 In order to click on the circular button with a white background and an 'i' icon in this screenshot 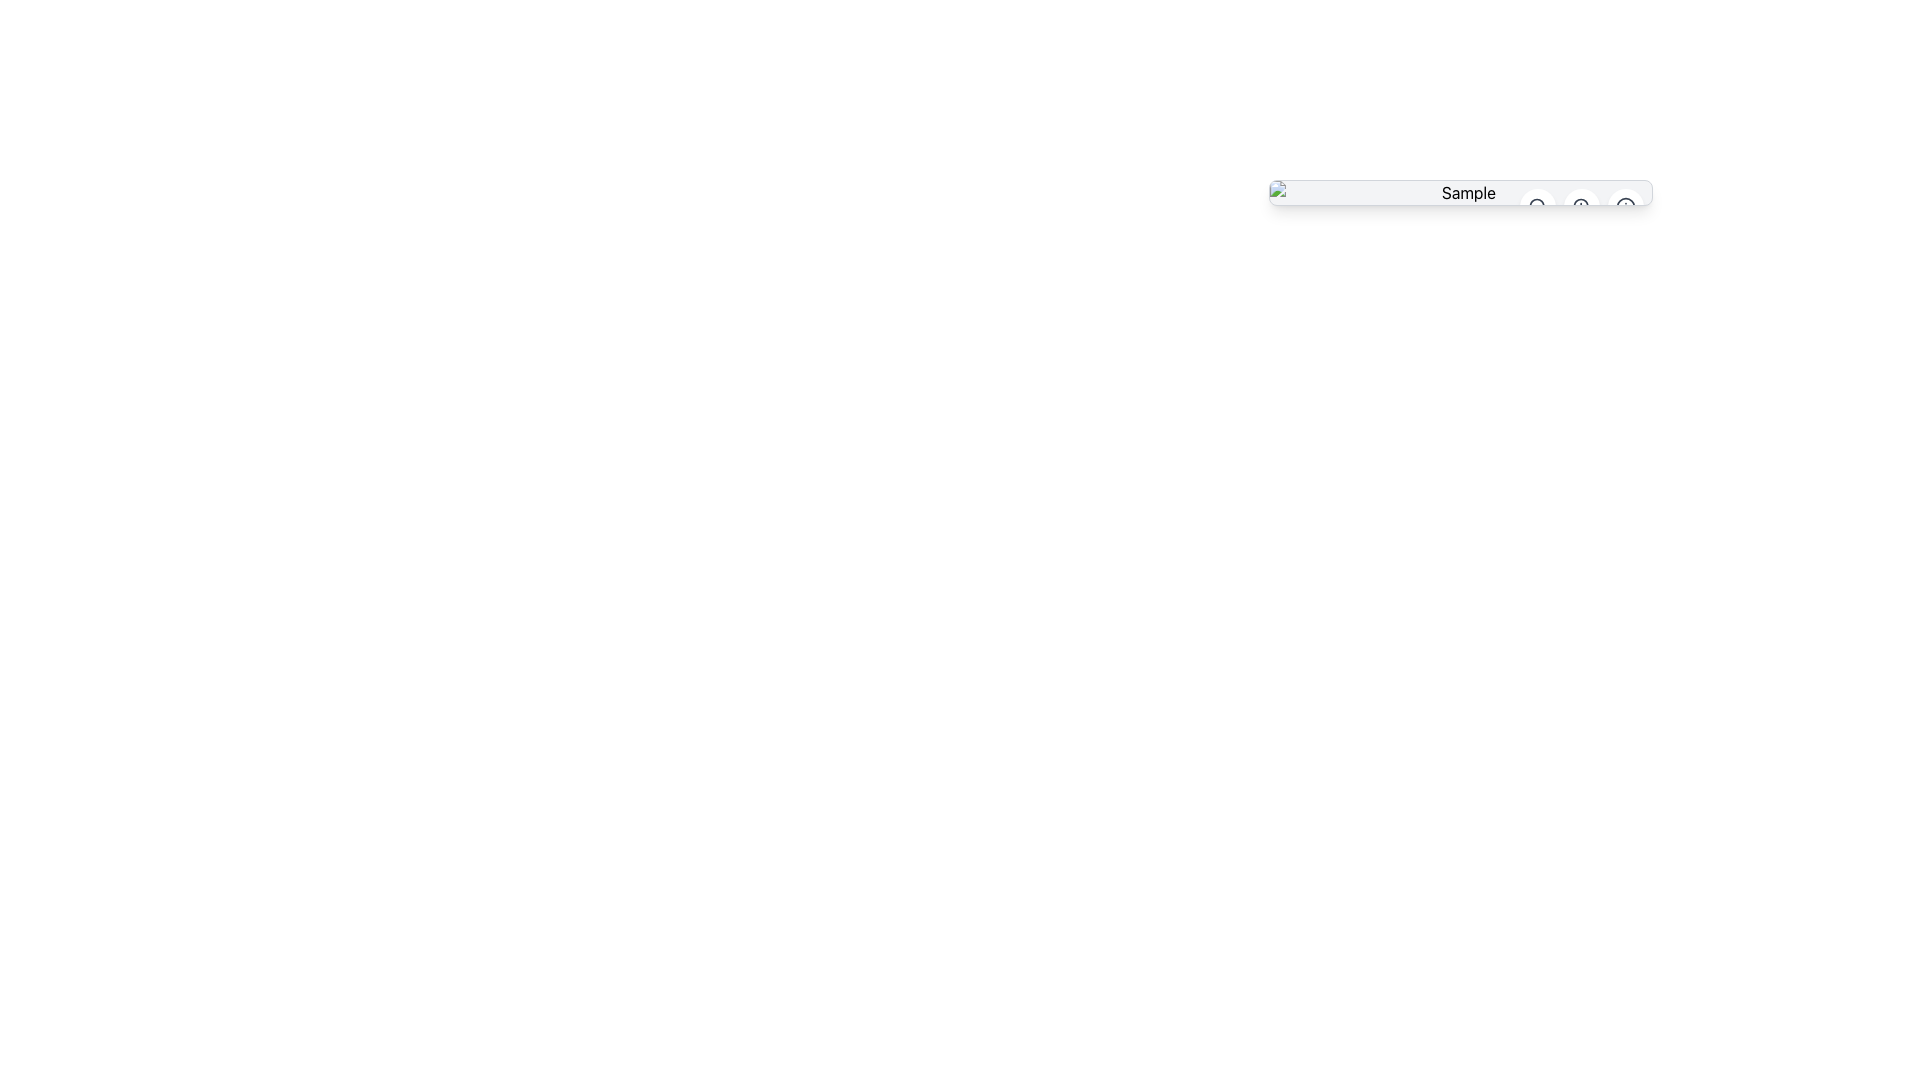, I will do `click(1626, 207)`.